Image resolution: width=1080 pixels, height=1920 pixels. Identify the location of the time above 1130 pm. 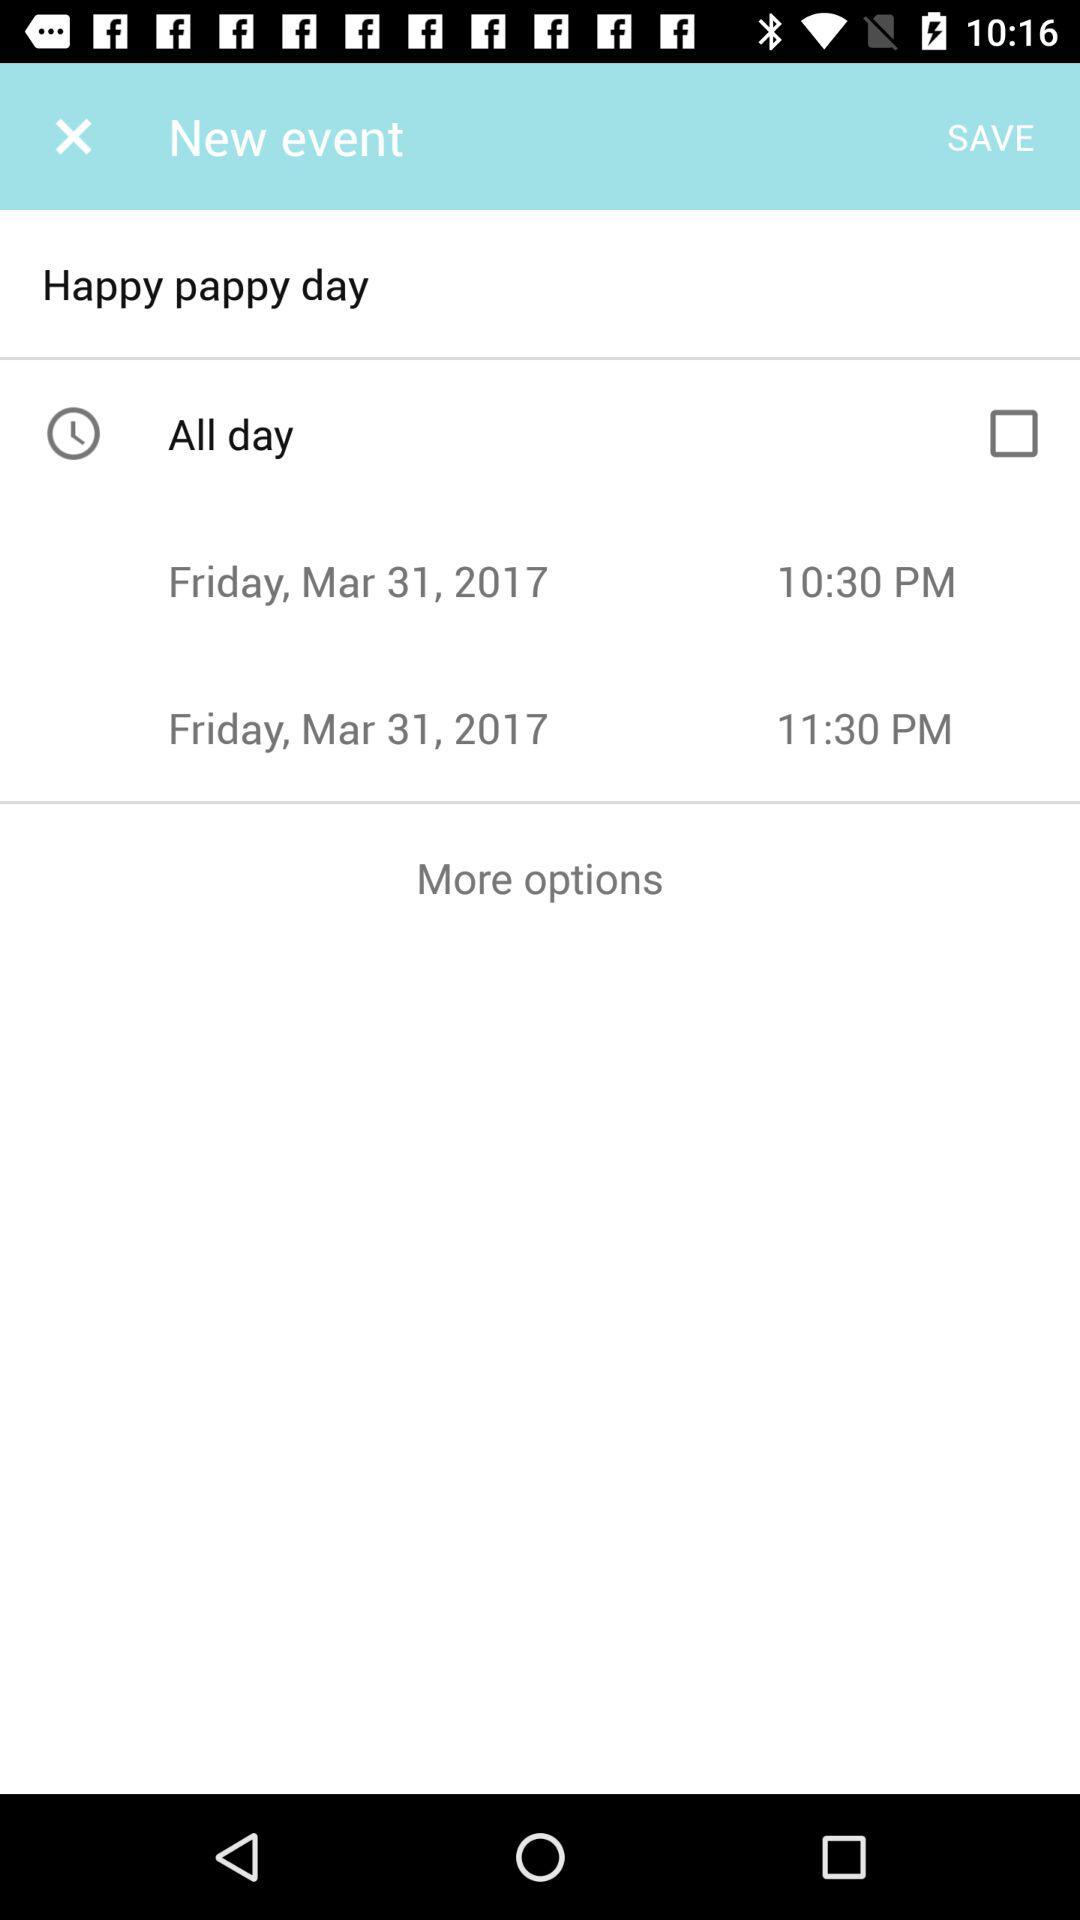
(928, 579).